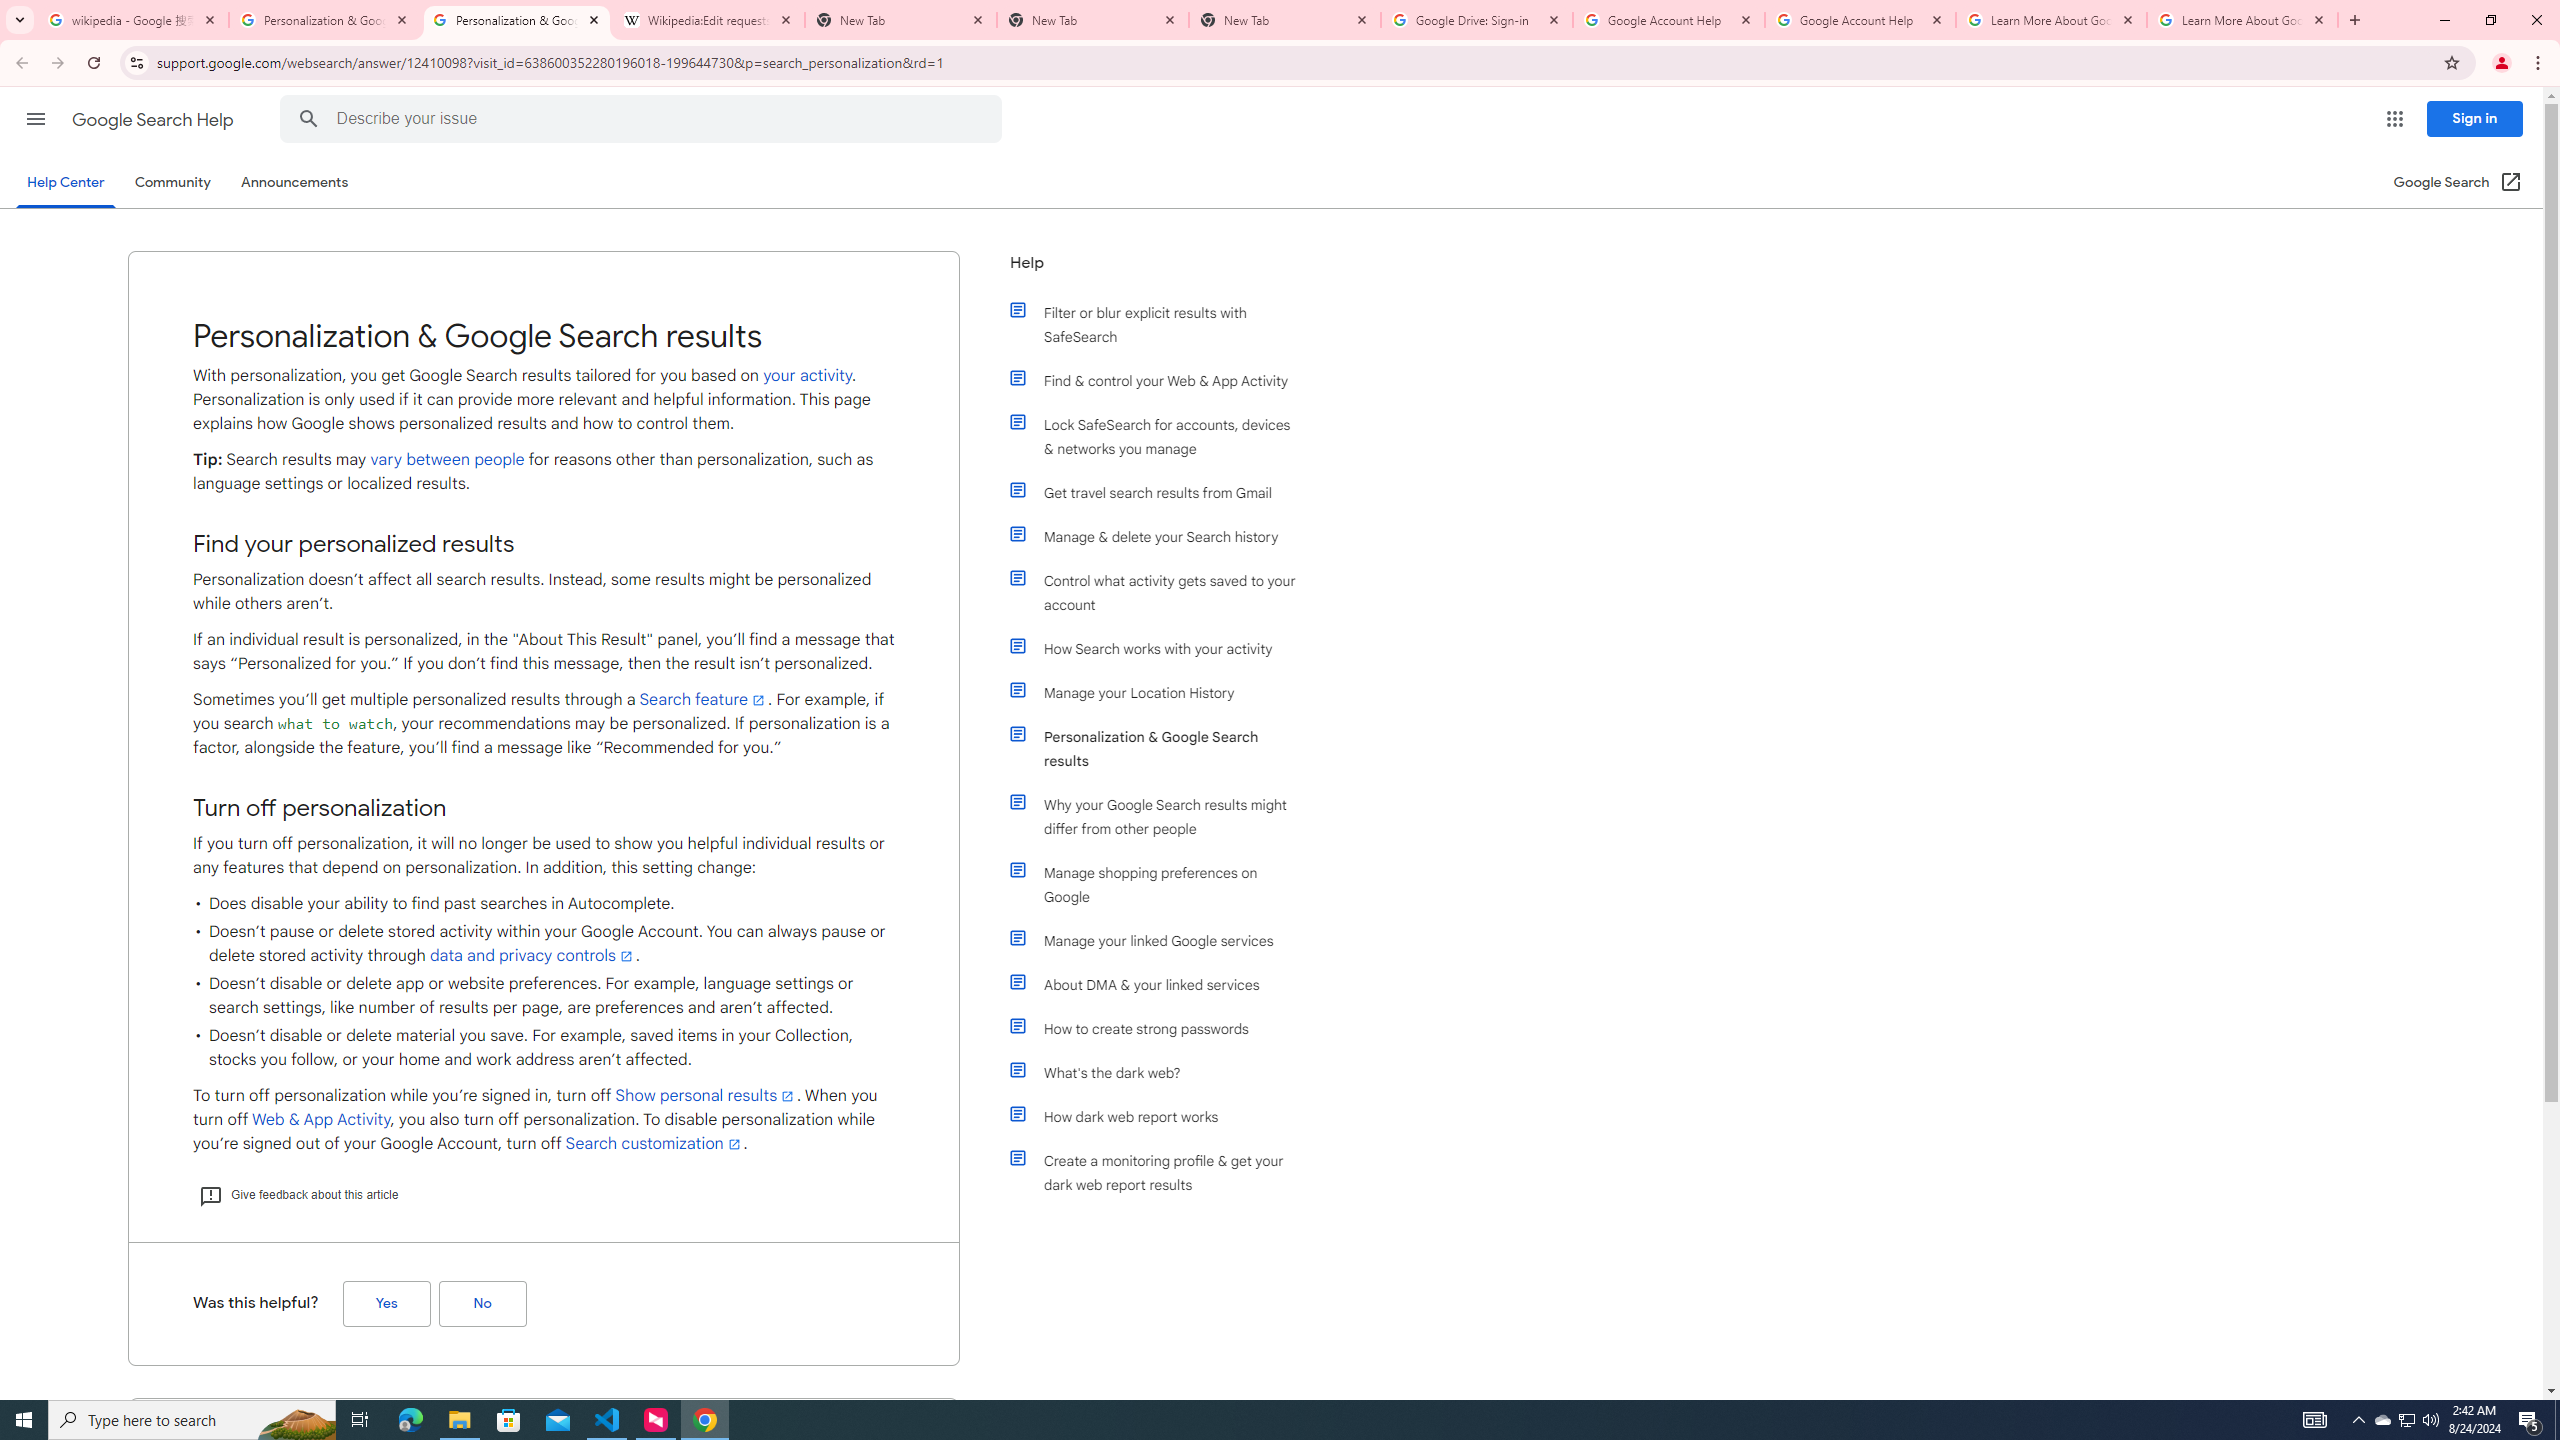 The width and height of the screenshot is (2560, 1440). Describe the element at coordinates (705, 1095) in the screenshot. I see `'Show personal results'` at that location.